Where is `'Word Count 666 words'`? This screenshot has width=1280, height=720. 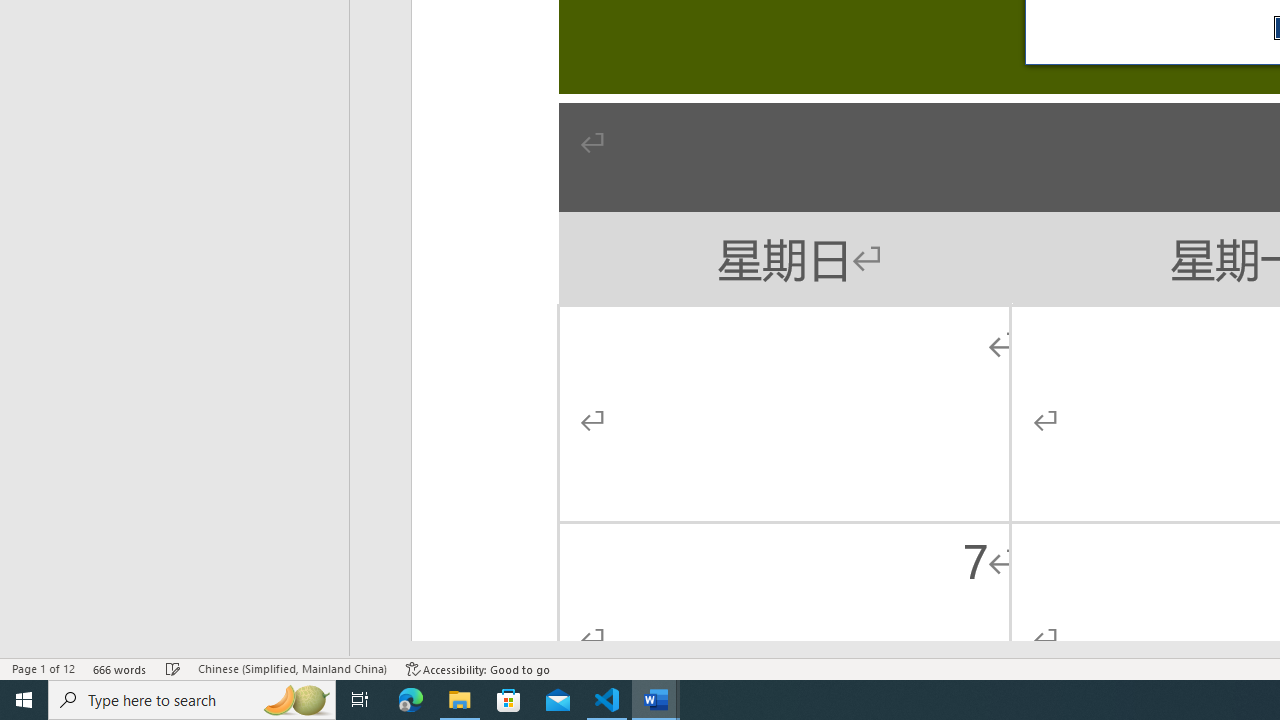 'Word Count 666 words' is located at coordinates (119, 669).